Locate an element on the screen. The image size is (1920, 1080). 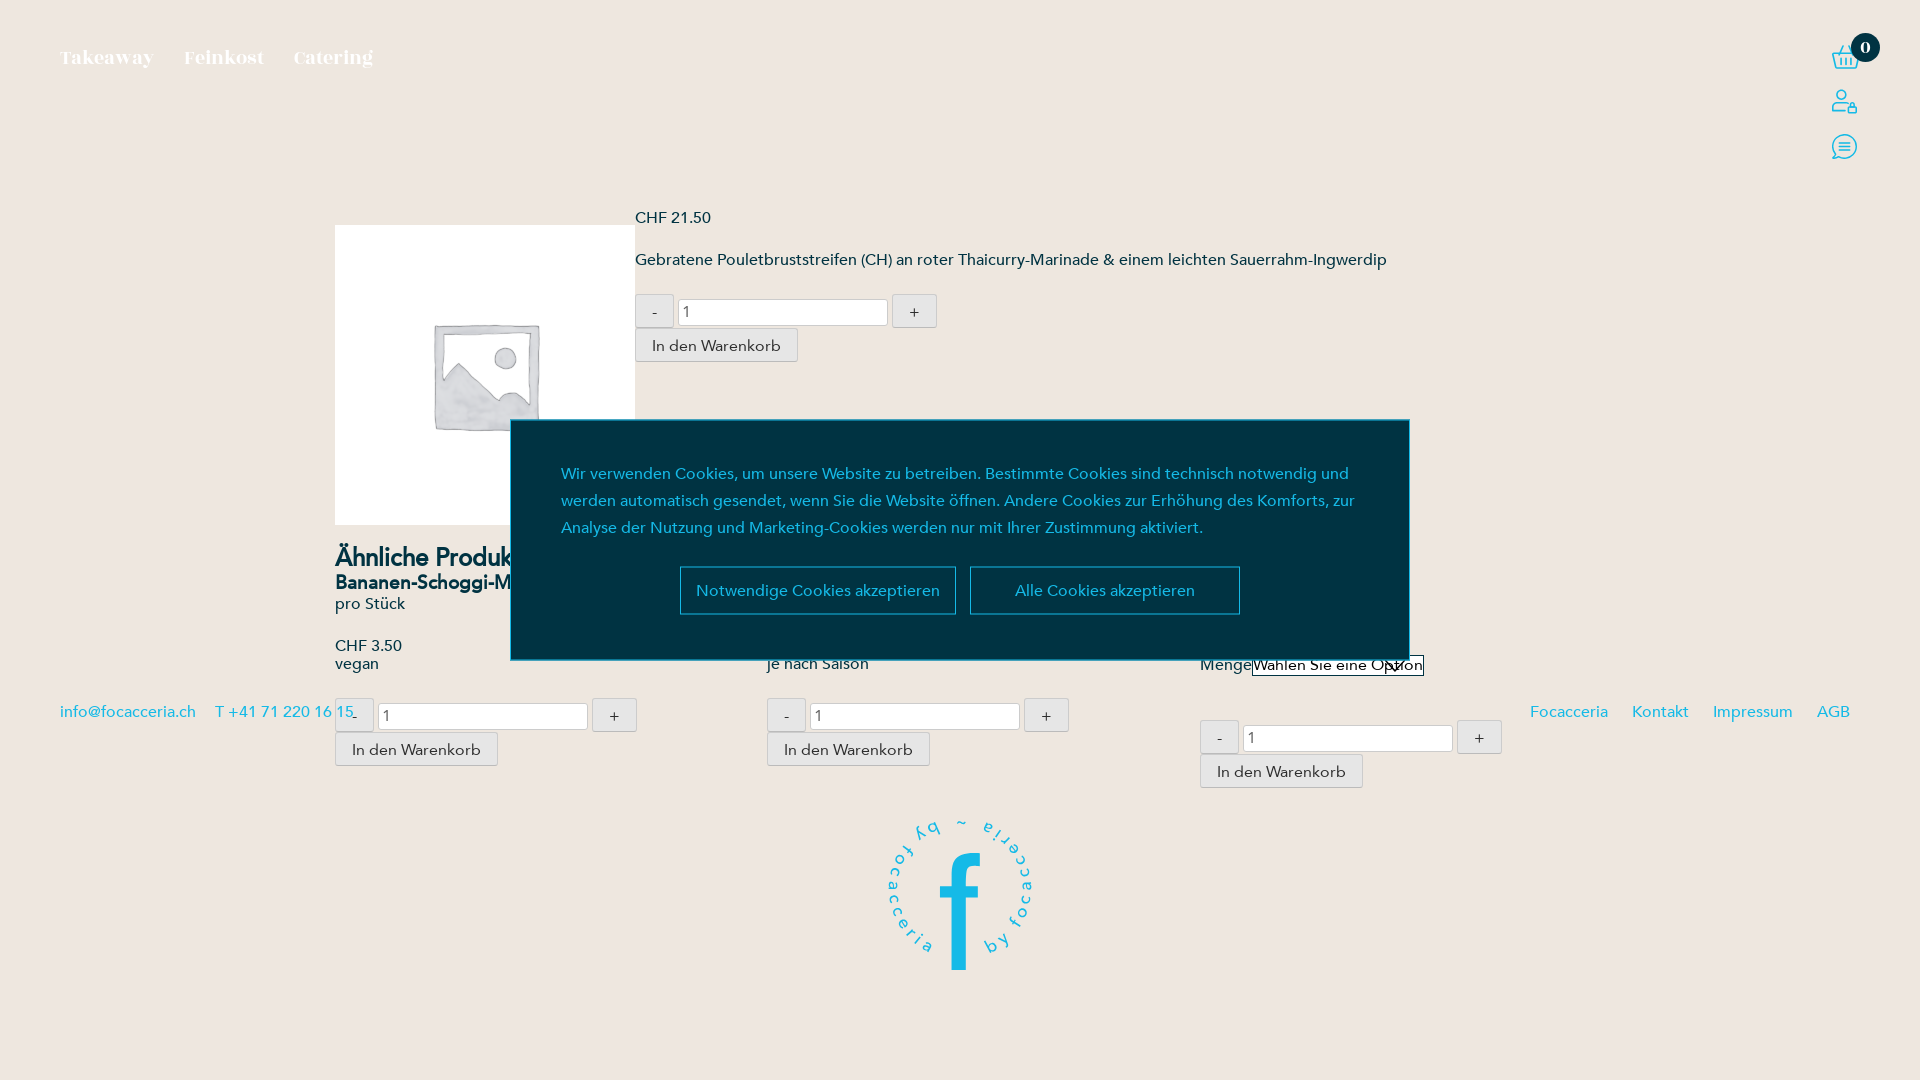
'Login / Register' is located at coordinates (1843, 101).